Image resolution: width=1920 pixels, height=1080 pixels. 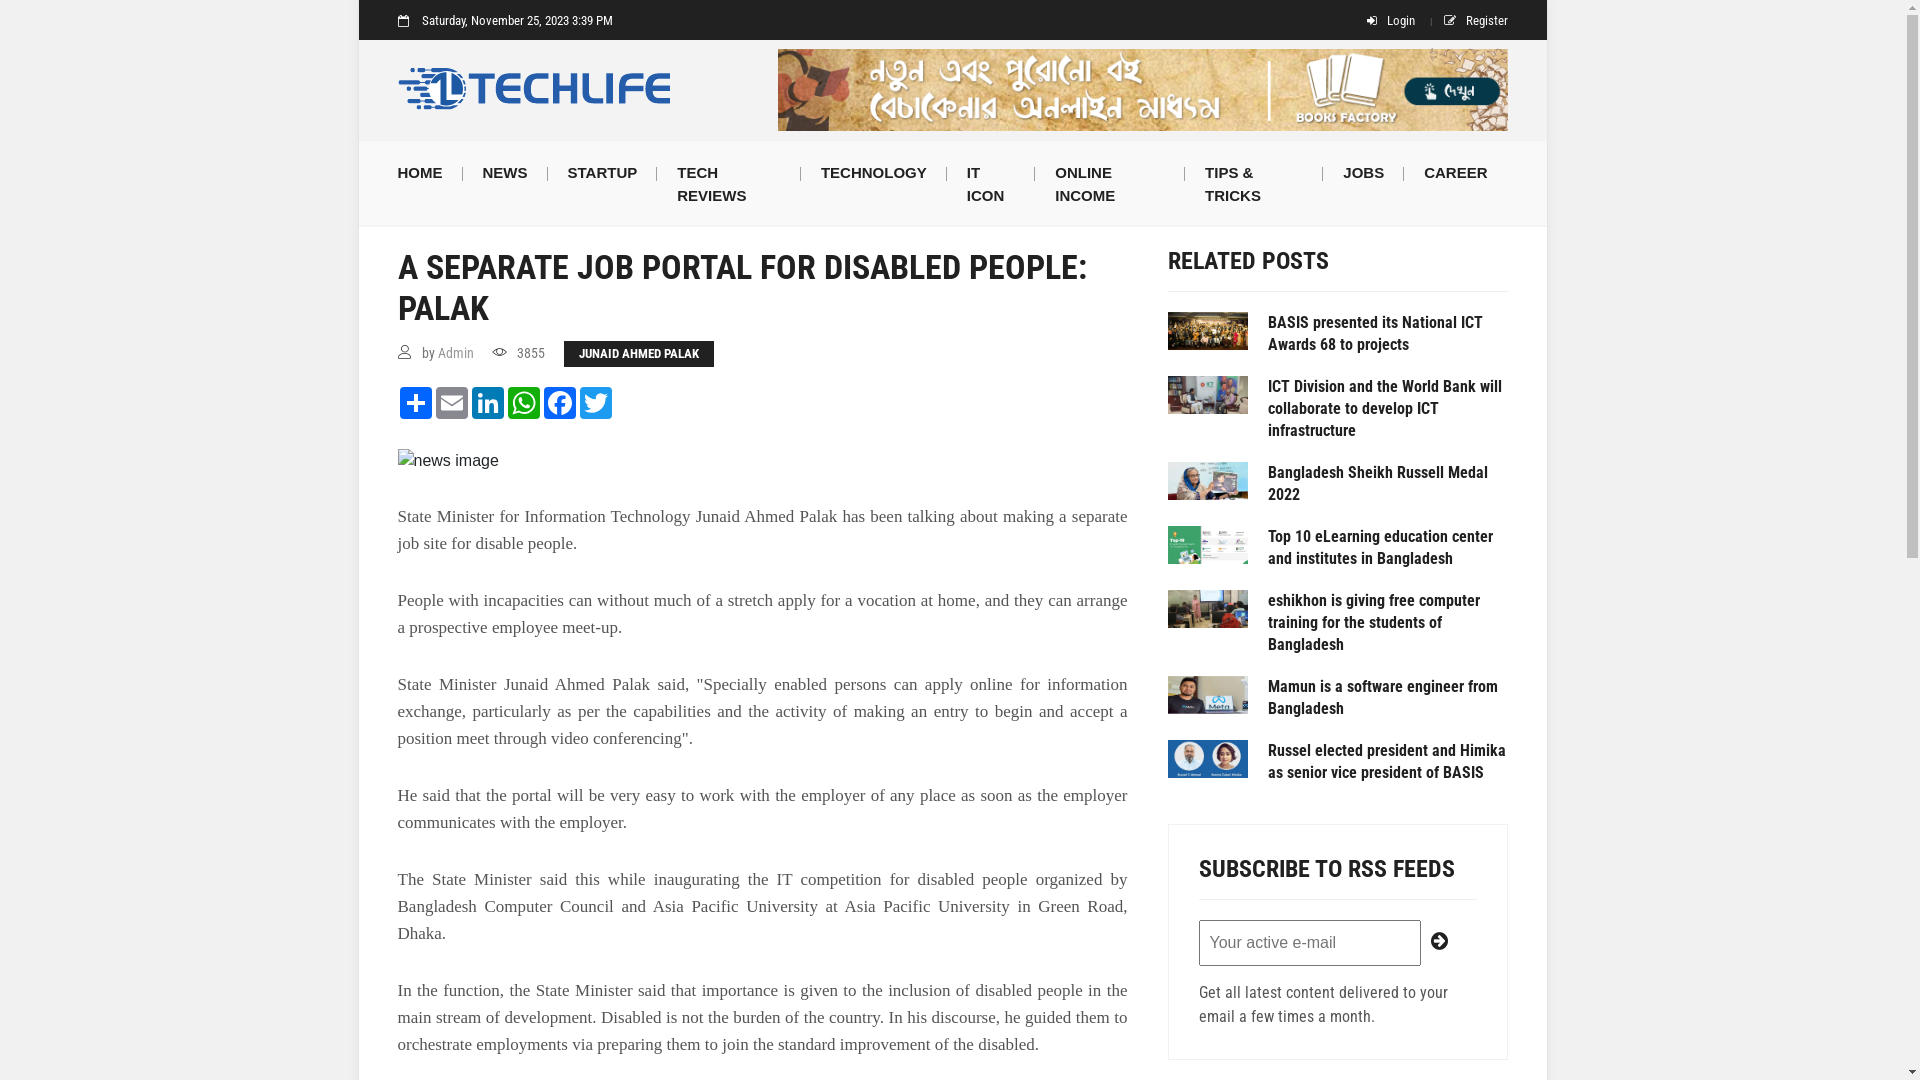 I want to click on 'Bangladesh Sheikh Russell Medal 2022', so click(x=1386, y=483).